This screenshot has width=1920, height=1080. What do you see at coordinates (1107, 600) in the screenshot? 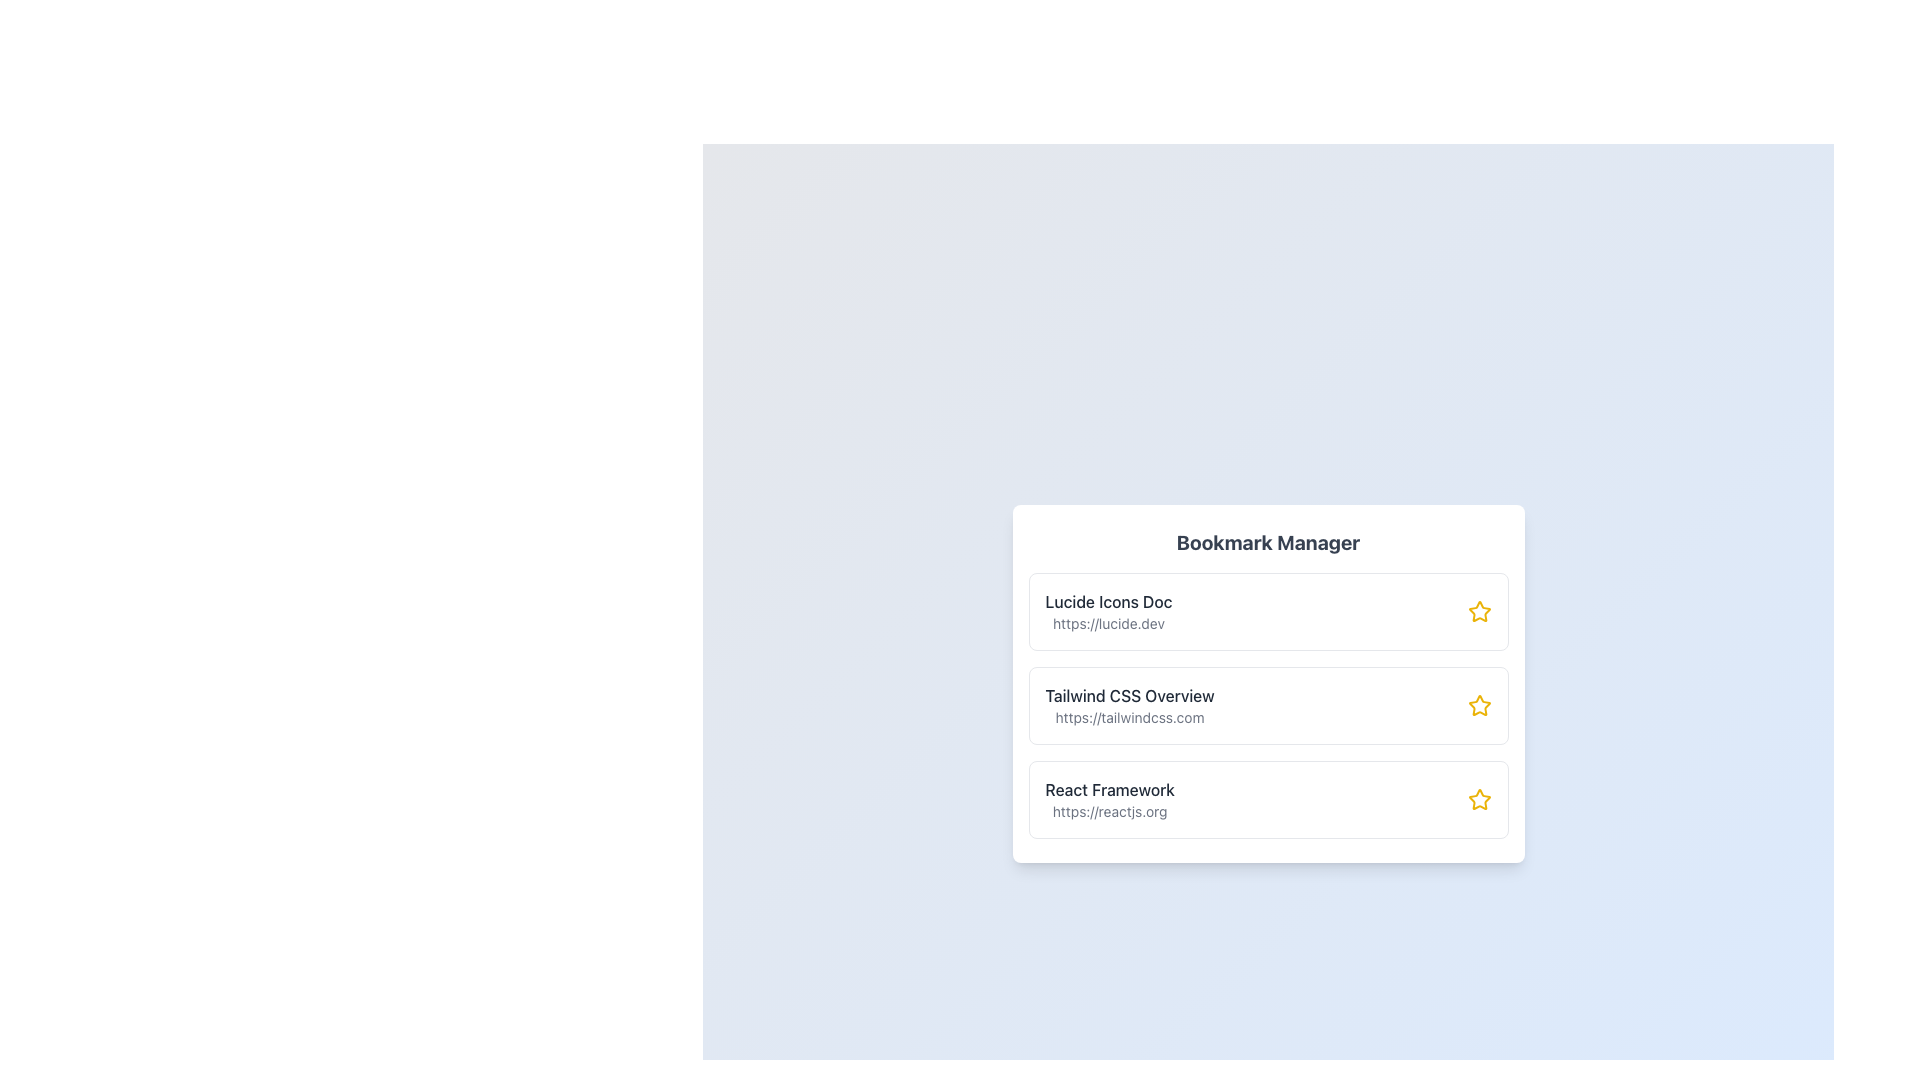
I see `the Static Text element that serves as a title for a bookmark entry in the Bookmark Manager, located centrally aligned at the top of the list item` at bounding box center [1107, 600].